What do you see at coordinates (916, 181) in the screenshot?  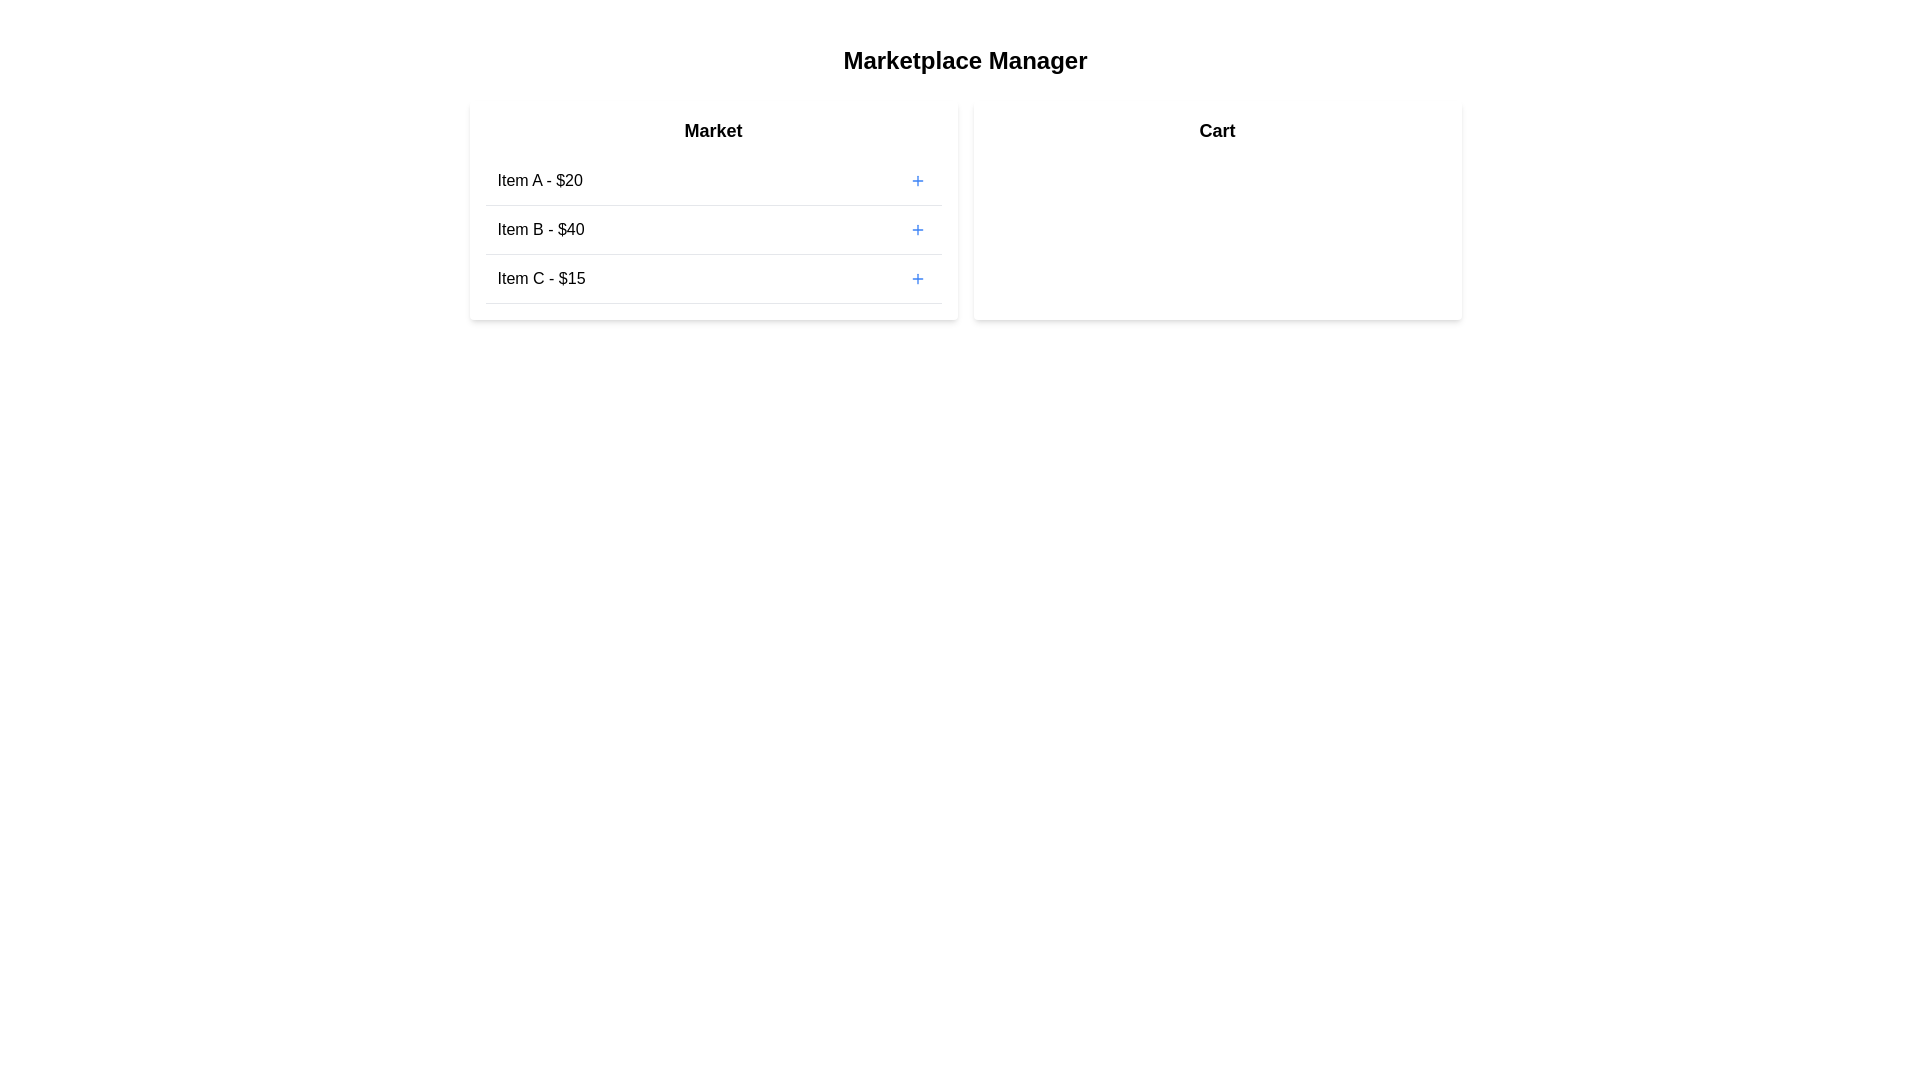 I see `'+' button next to the item Item A to add it to the cart` at bounding box center [916, 181].